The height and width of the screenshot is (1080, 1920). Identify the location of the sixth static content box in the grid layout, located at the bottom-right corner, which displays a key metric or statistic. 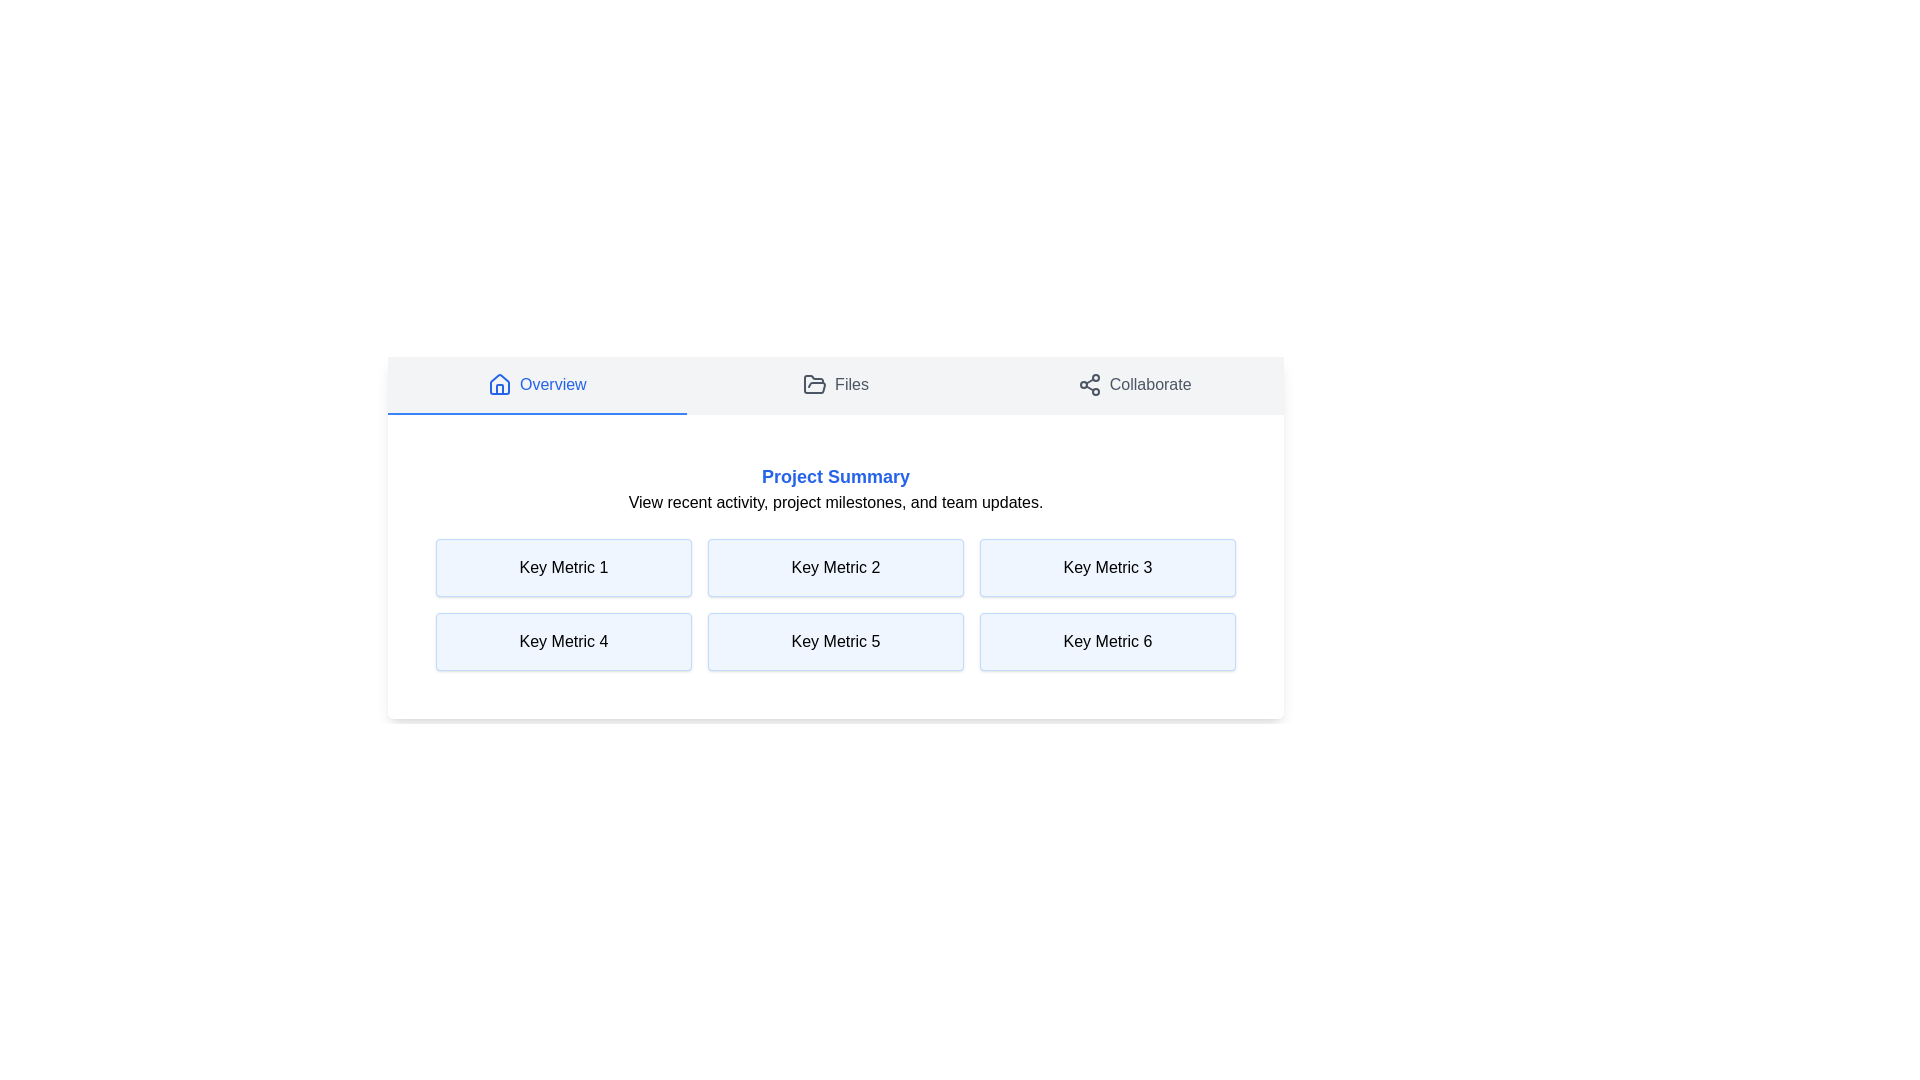
(1107, 641).